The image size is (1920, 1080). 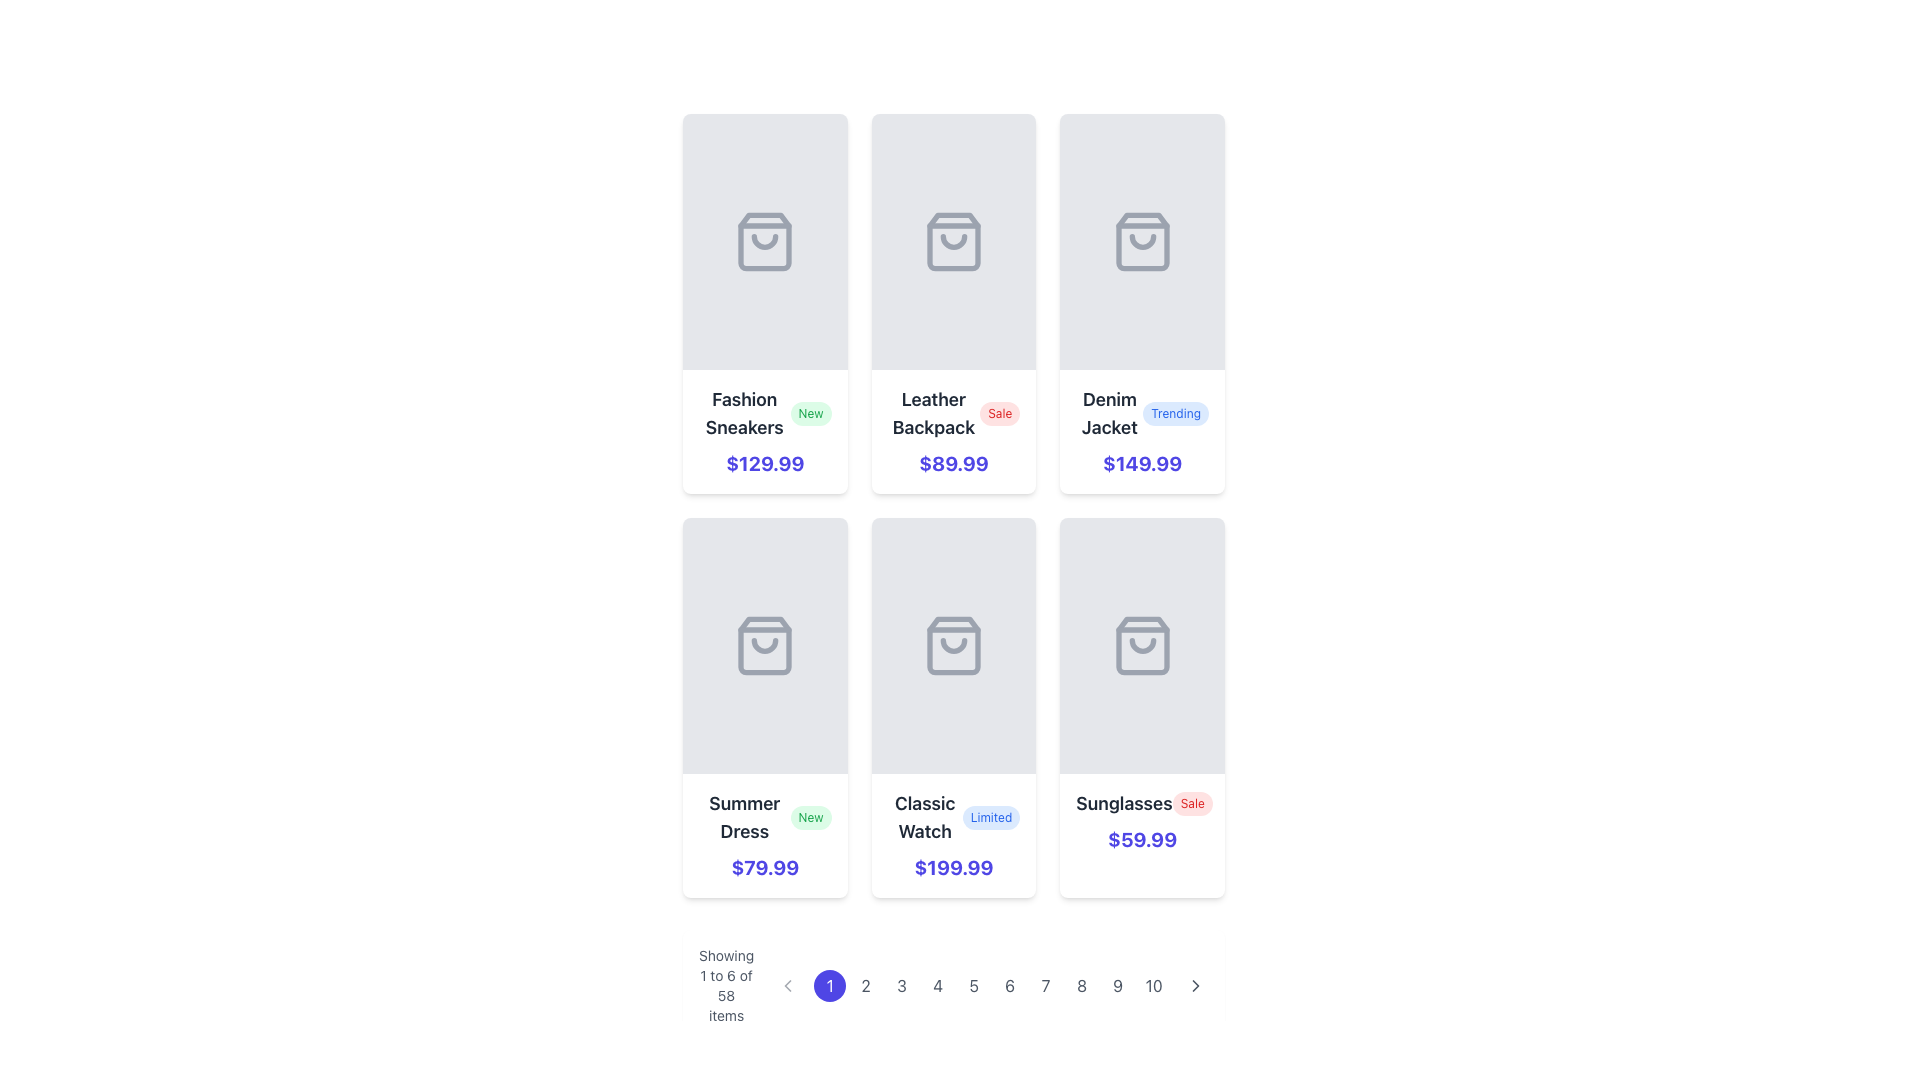 I want to click on the text label displaying the price '$89.99' in a bold and large indigo font, located within the 'Leather Backpack' card in the second column of the first row, below the 'Leather Backpack' text and a red 'Sale' badge, so click(x=953, y=463).